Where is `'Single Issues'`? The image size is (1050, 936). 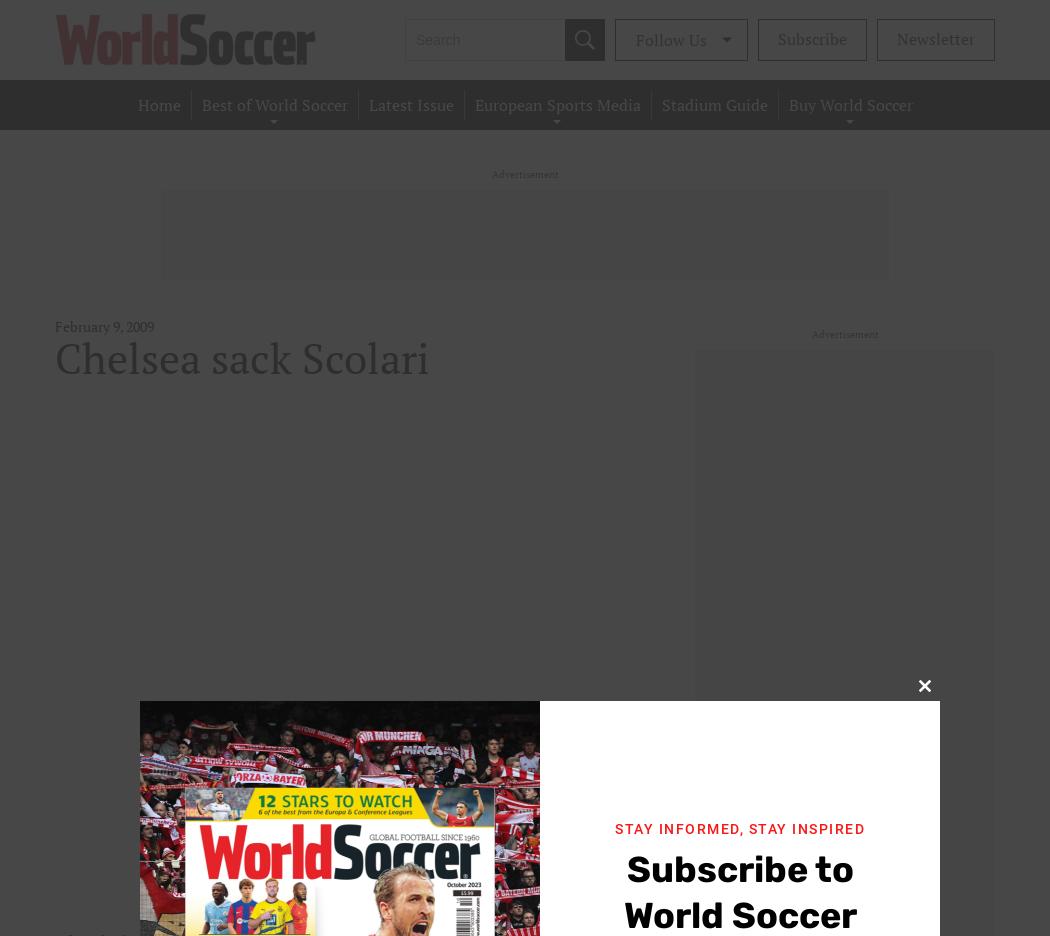
'Single Issues' is located at coordinates (815, 214).